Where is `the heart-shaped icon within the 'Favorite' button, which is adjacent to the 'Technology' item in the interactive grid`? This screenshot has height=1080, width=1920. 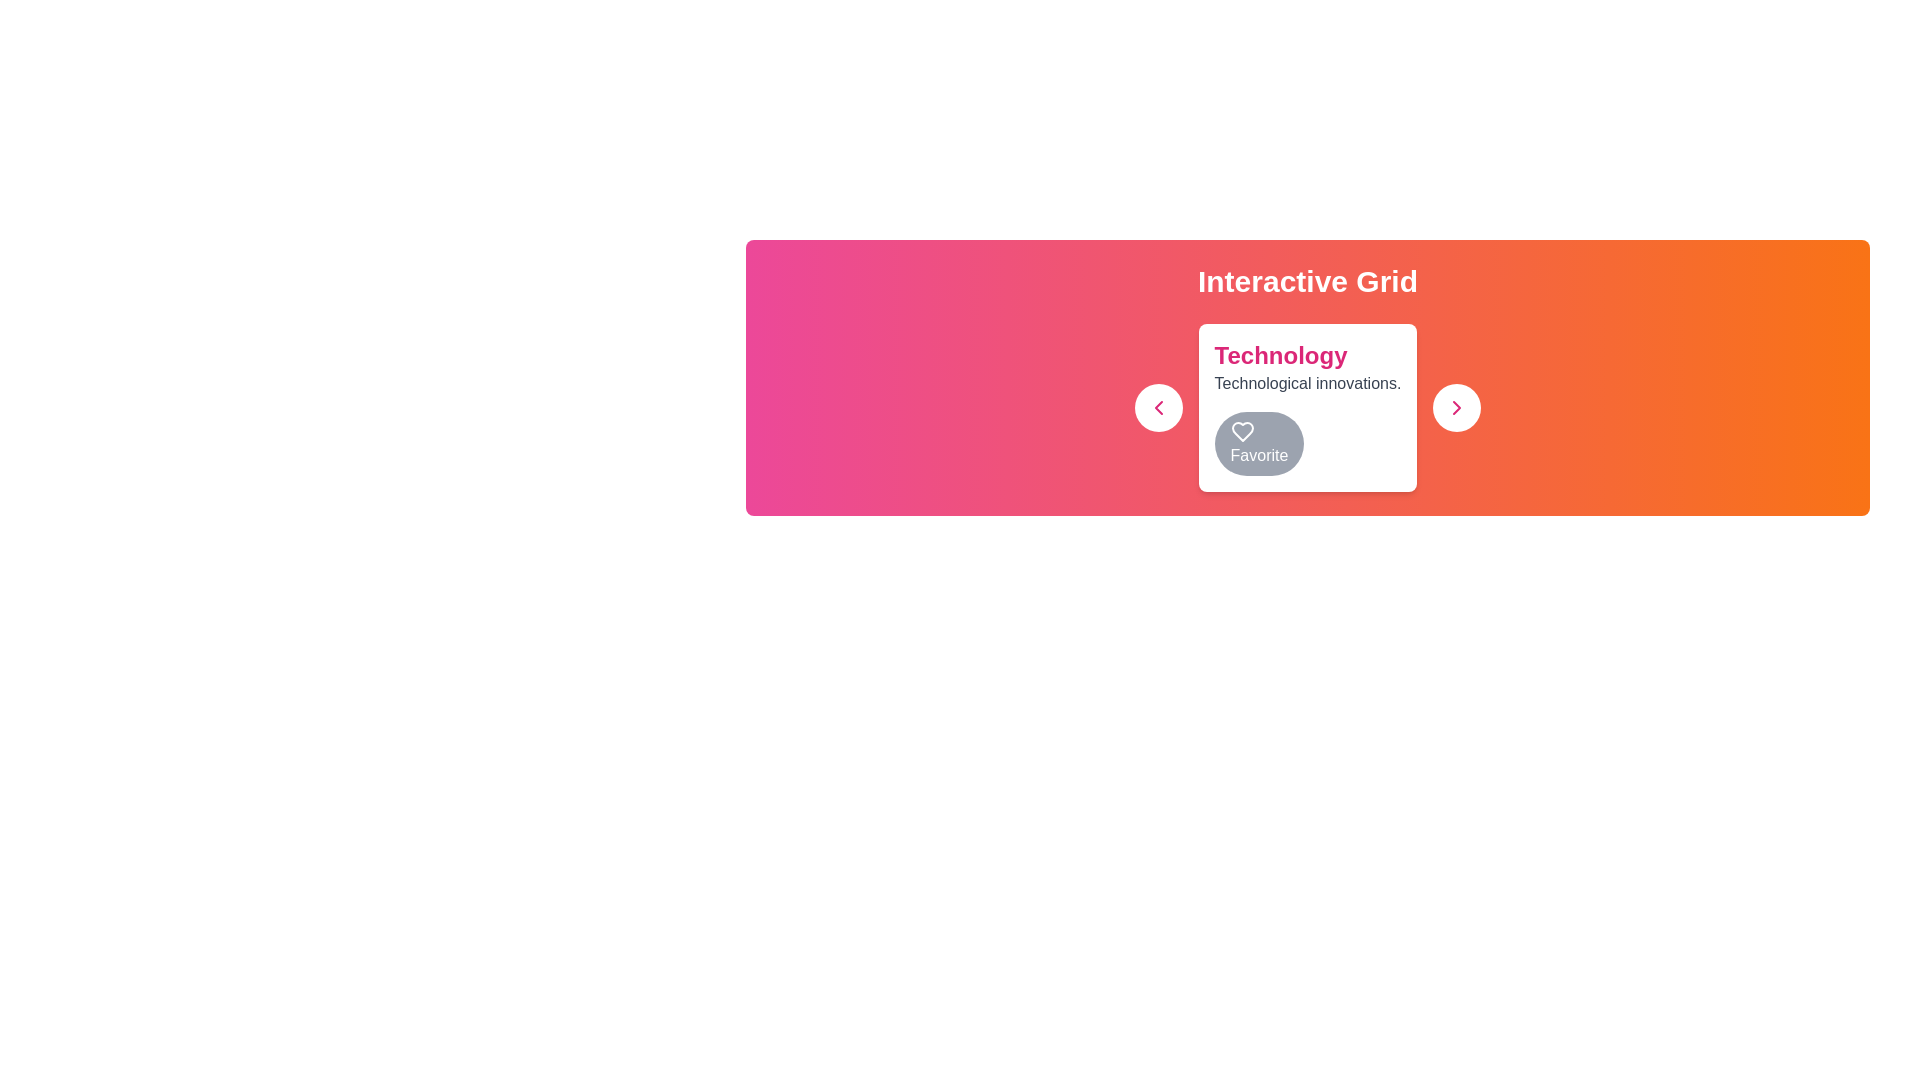
the heart-shaped icon within the 'Favorite' button, which is adjacent to the 'Technology' item in the interactive grid is located at coordinates (1241, 431).